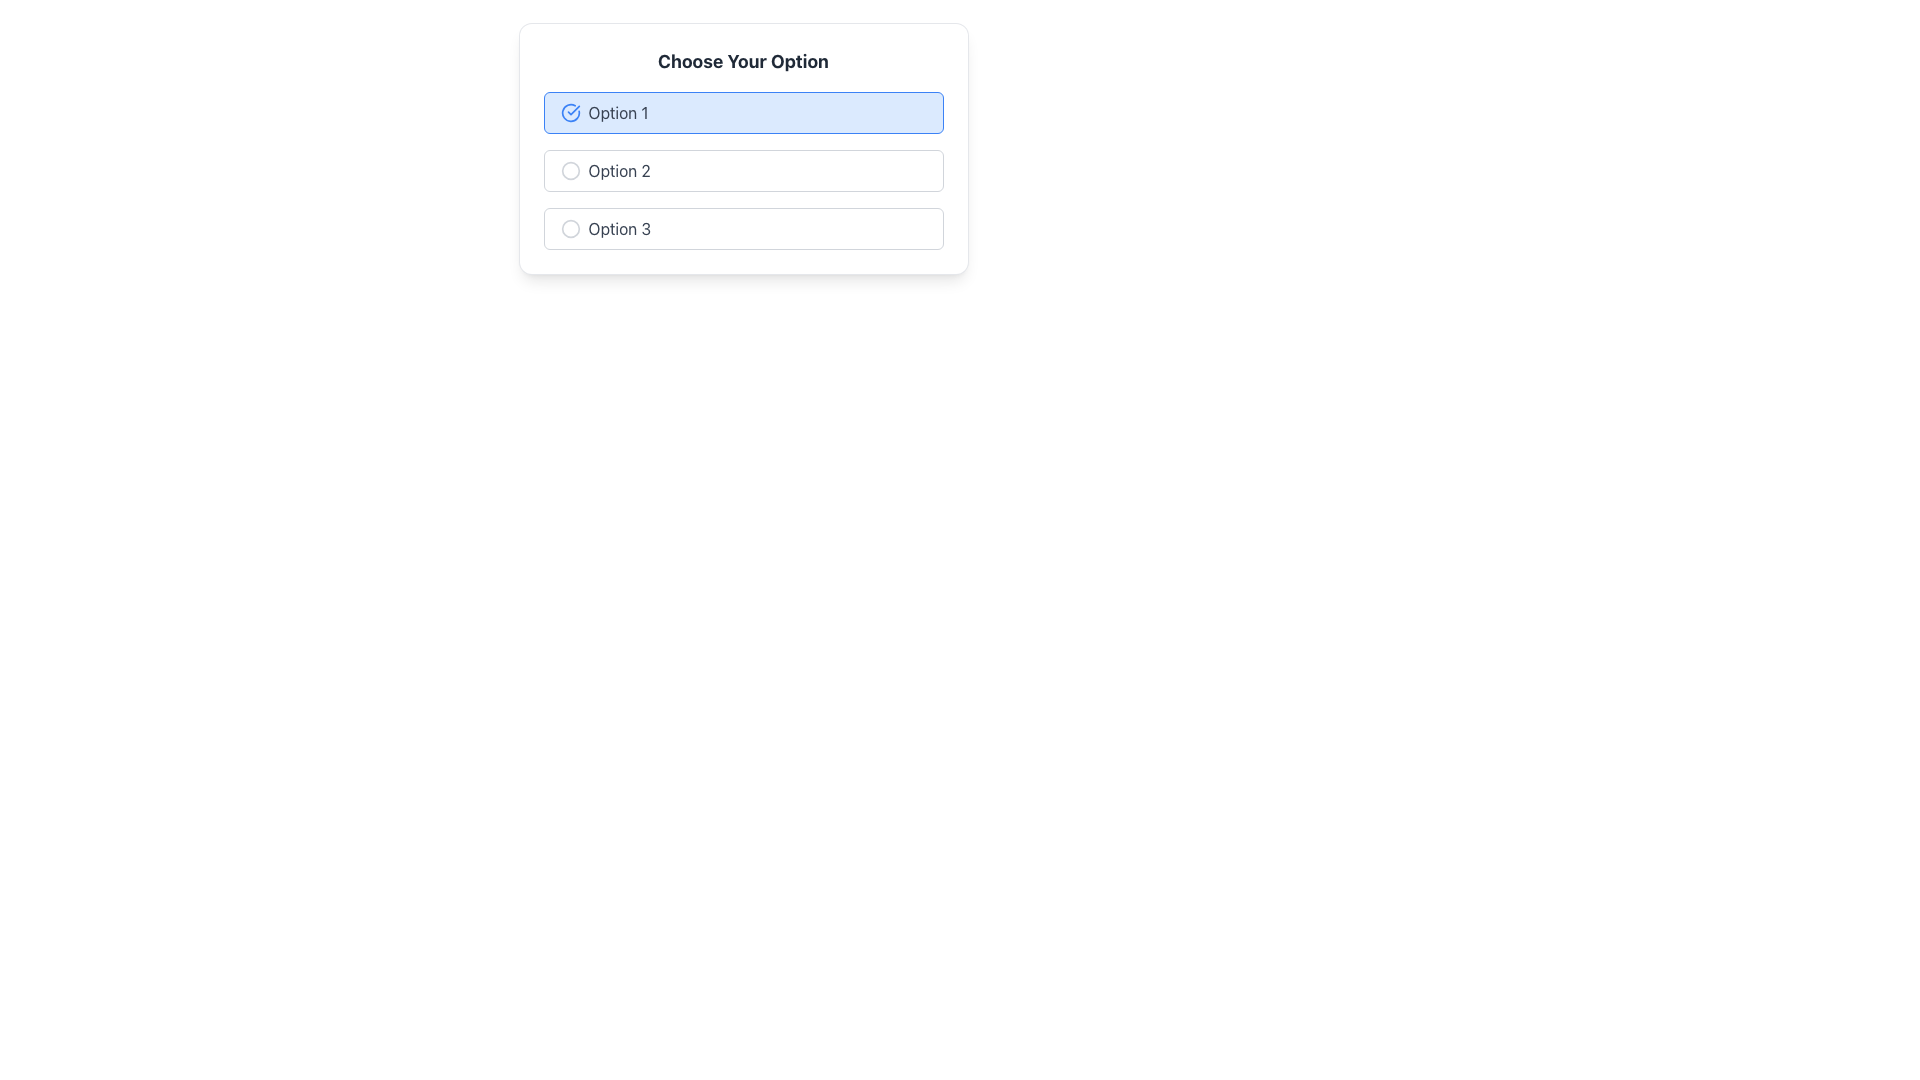 This screenshot has width=1920, height=1080. What do you see at coordinates (569, 169) in the screenshot?
I see `the unfilled circular radio button located to the left of the label 'Option 2'` at bounding box center [569, 169].